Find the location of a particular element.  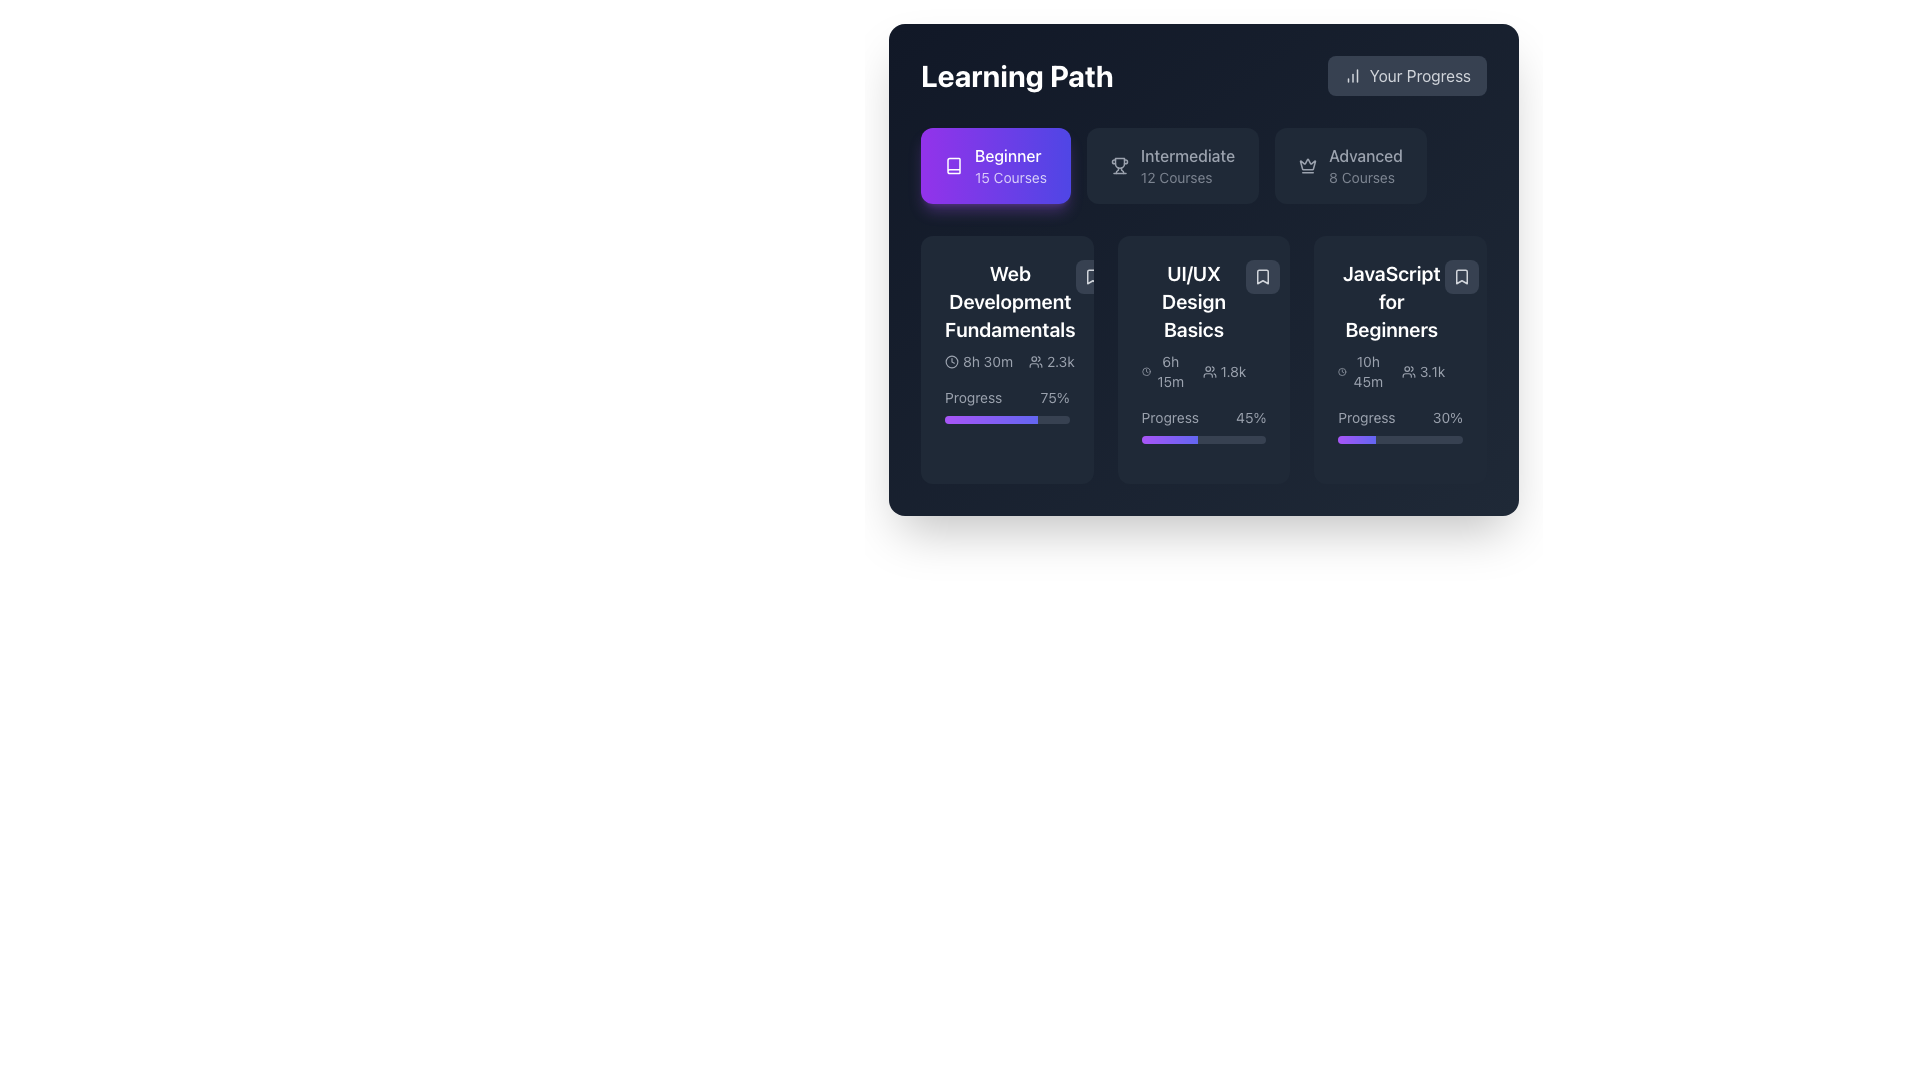

the bookmarking button located at the top-right corner of the 'Web Development Fundamentals' card to interact with it is located at coordinates (1091, 277).